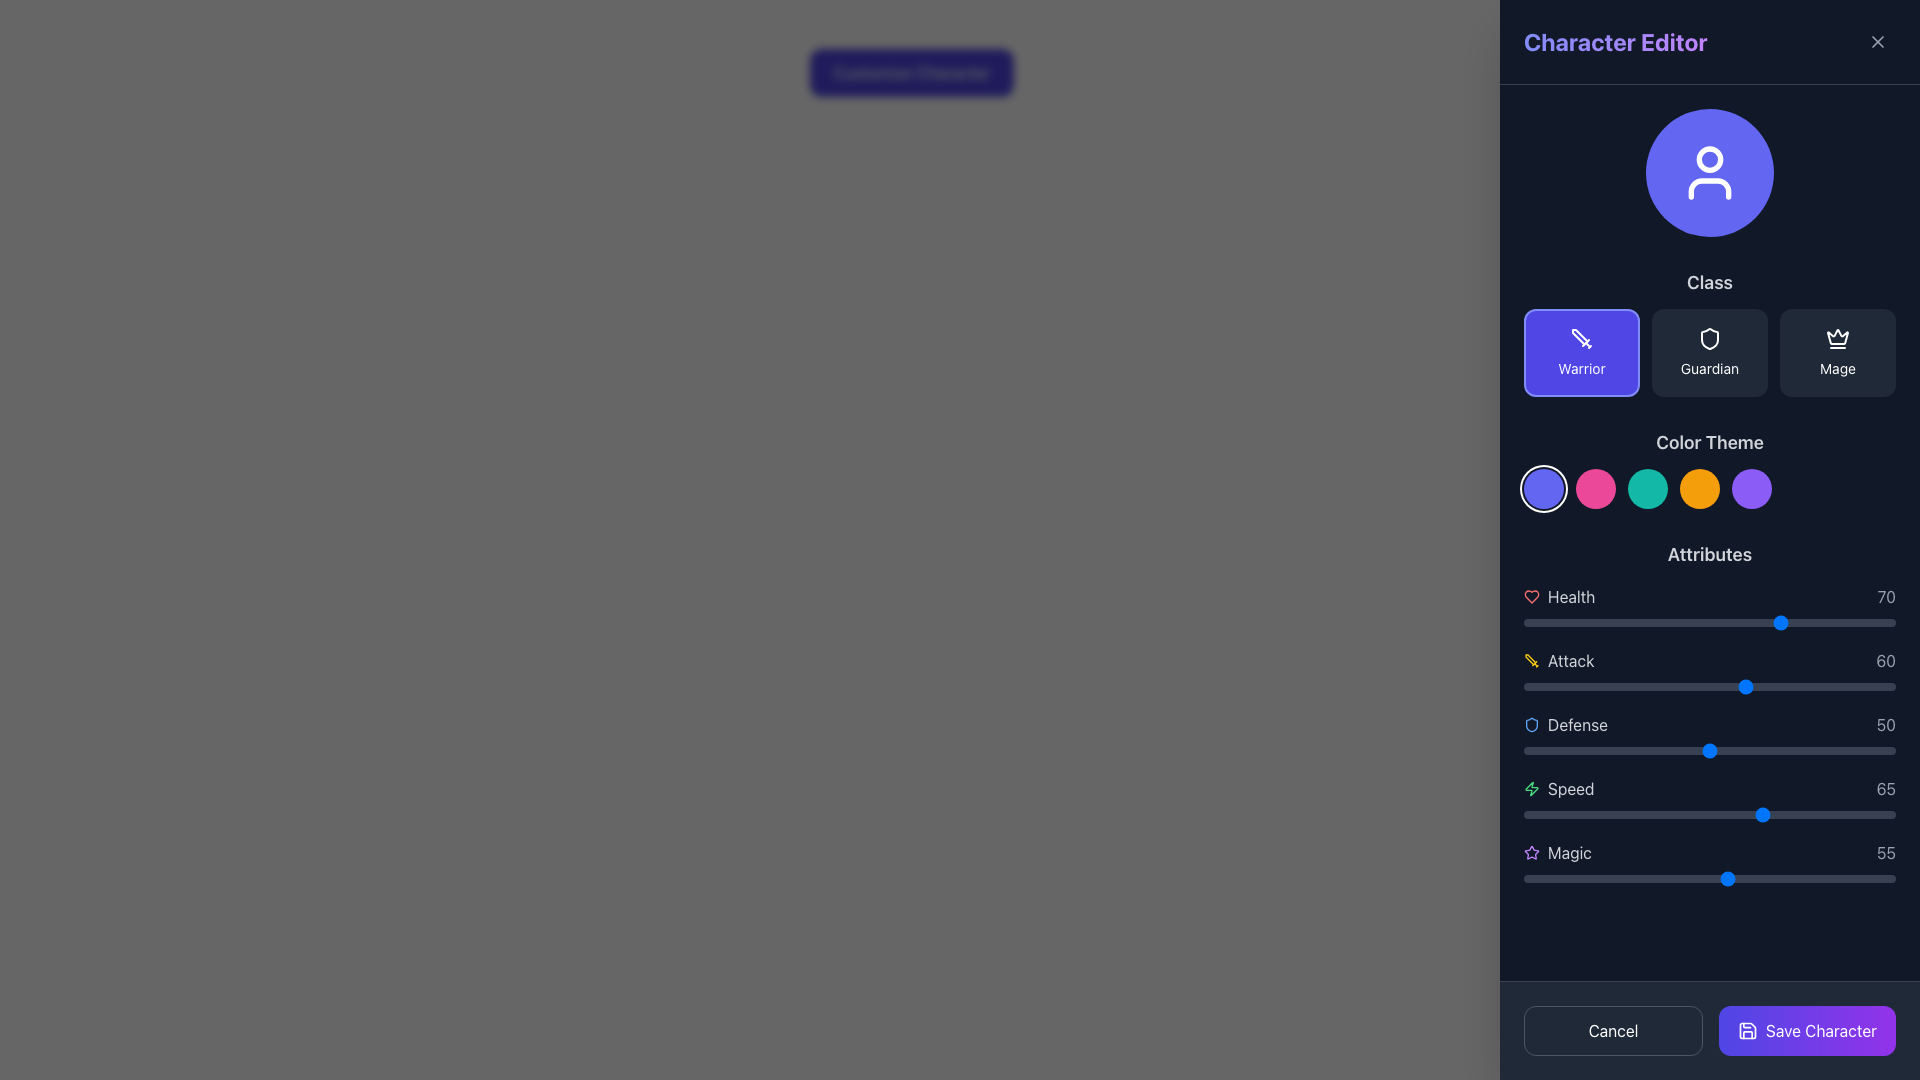 The image size is (1920, 1080). What do you see at coordinates (1838, 338) in the screenshot?
I see `the 'Mage' class selection icon located at the uppermost position in the three-class selection section` at bounding box center [1838, 338].